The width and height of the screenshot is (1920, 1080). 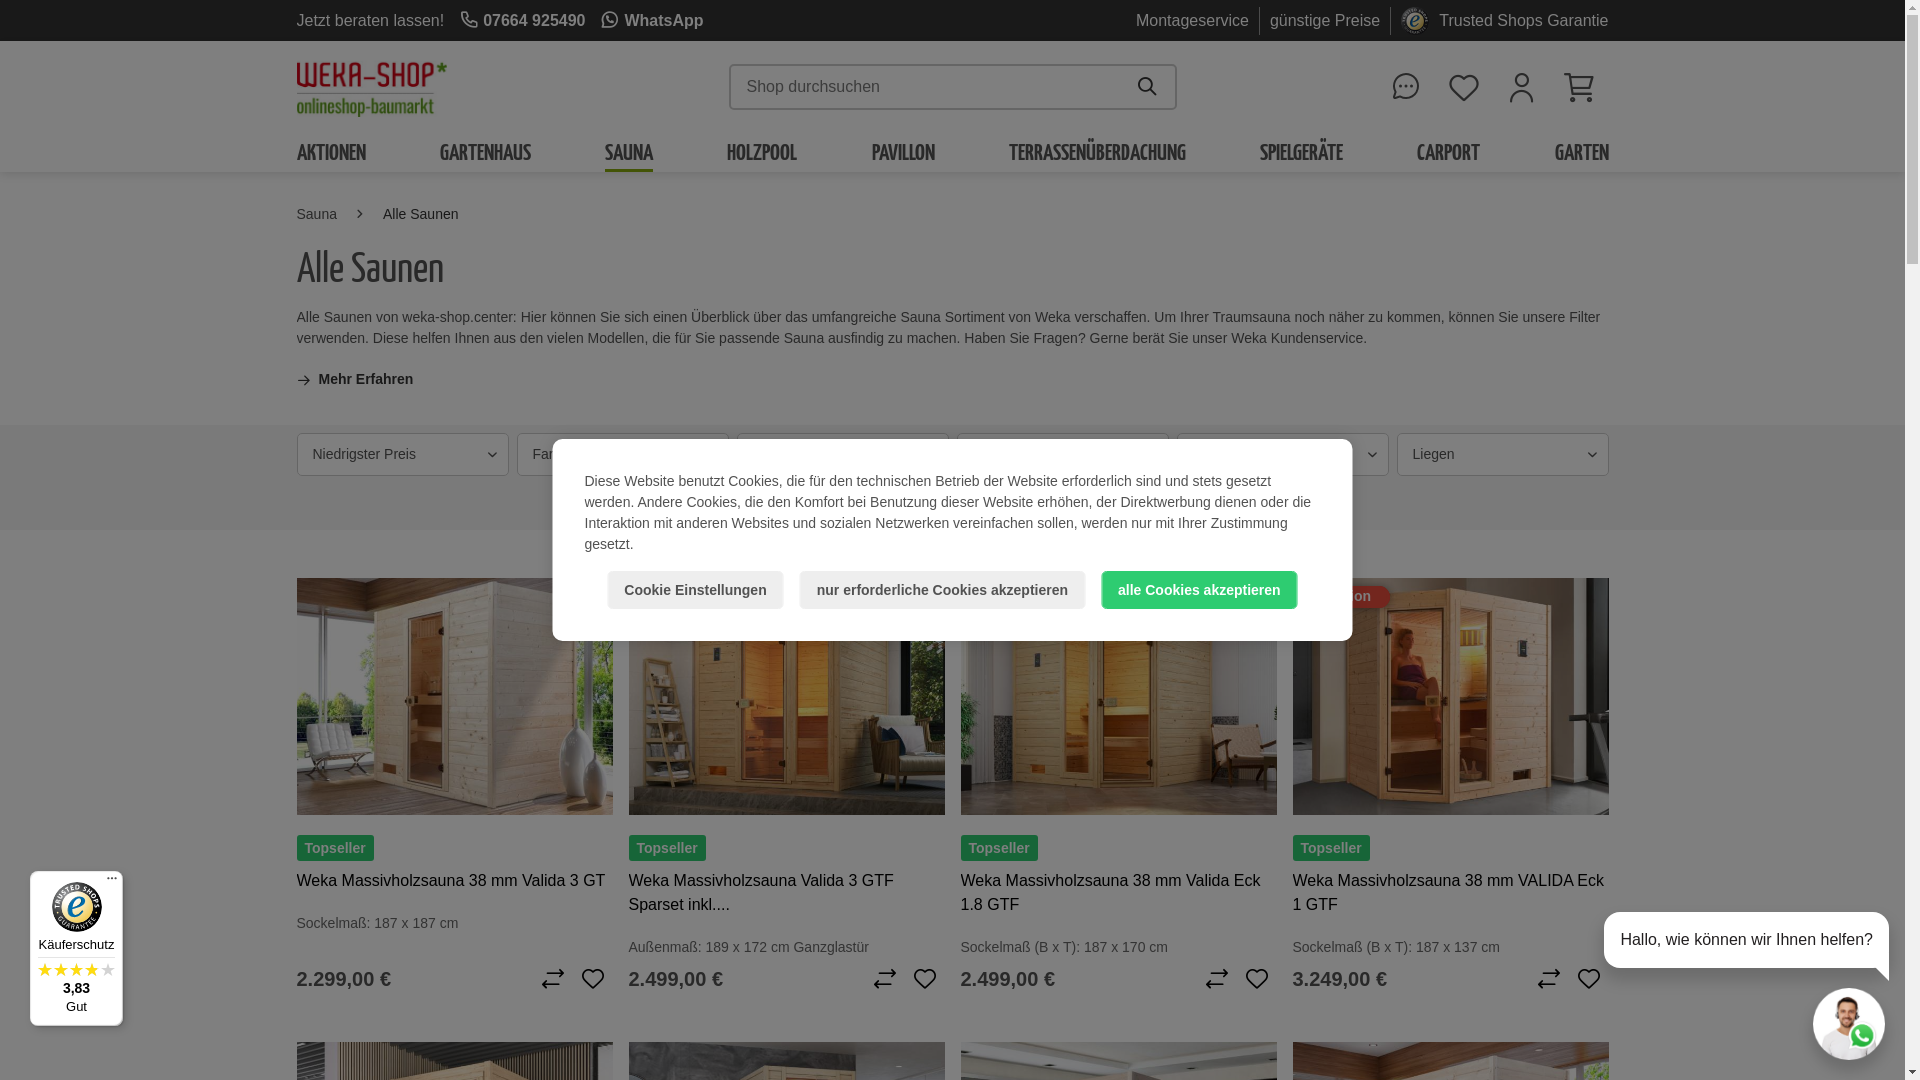 What do you see at coordinates (941, 589) in the screenshot?
I see `'nur erforderliche Cookies akzeptieren'` at bounding box center [941, 589].